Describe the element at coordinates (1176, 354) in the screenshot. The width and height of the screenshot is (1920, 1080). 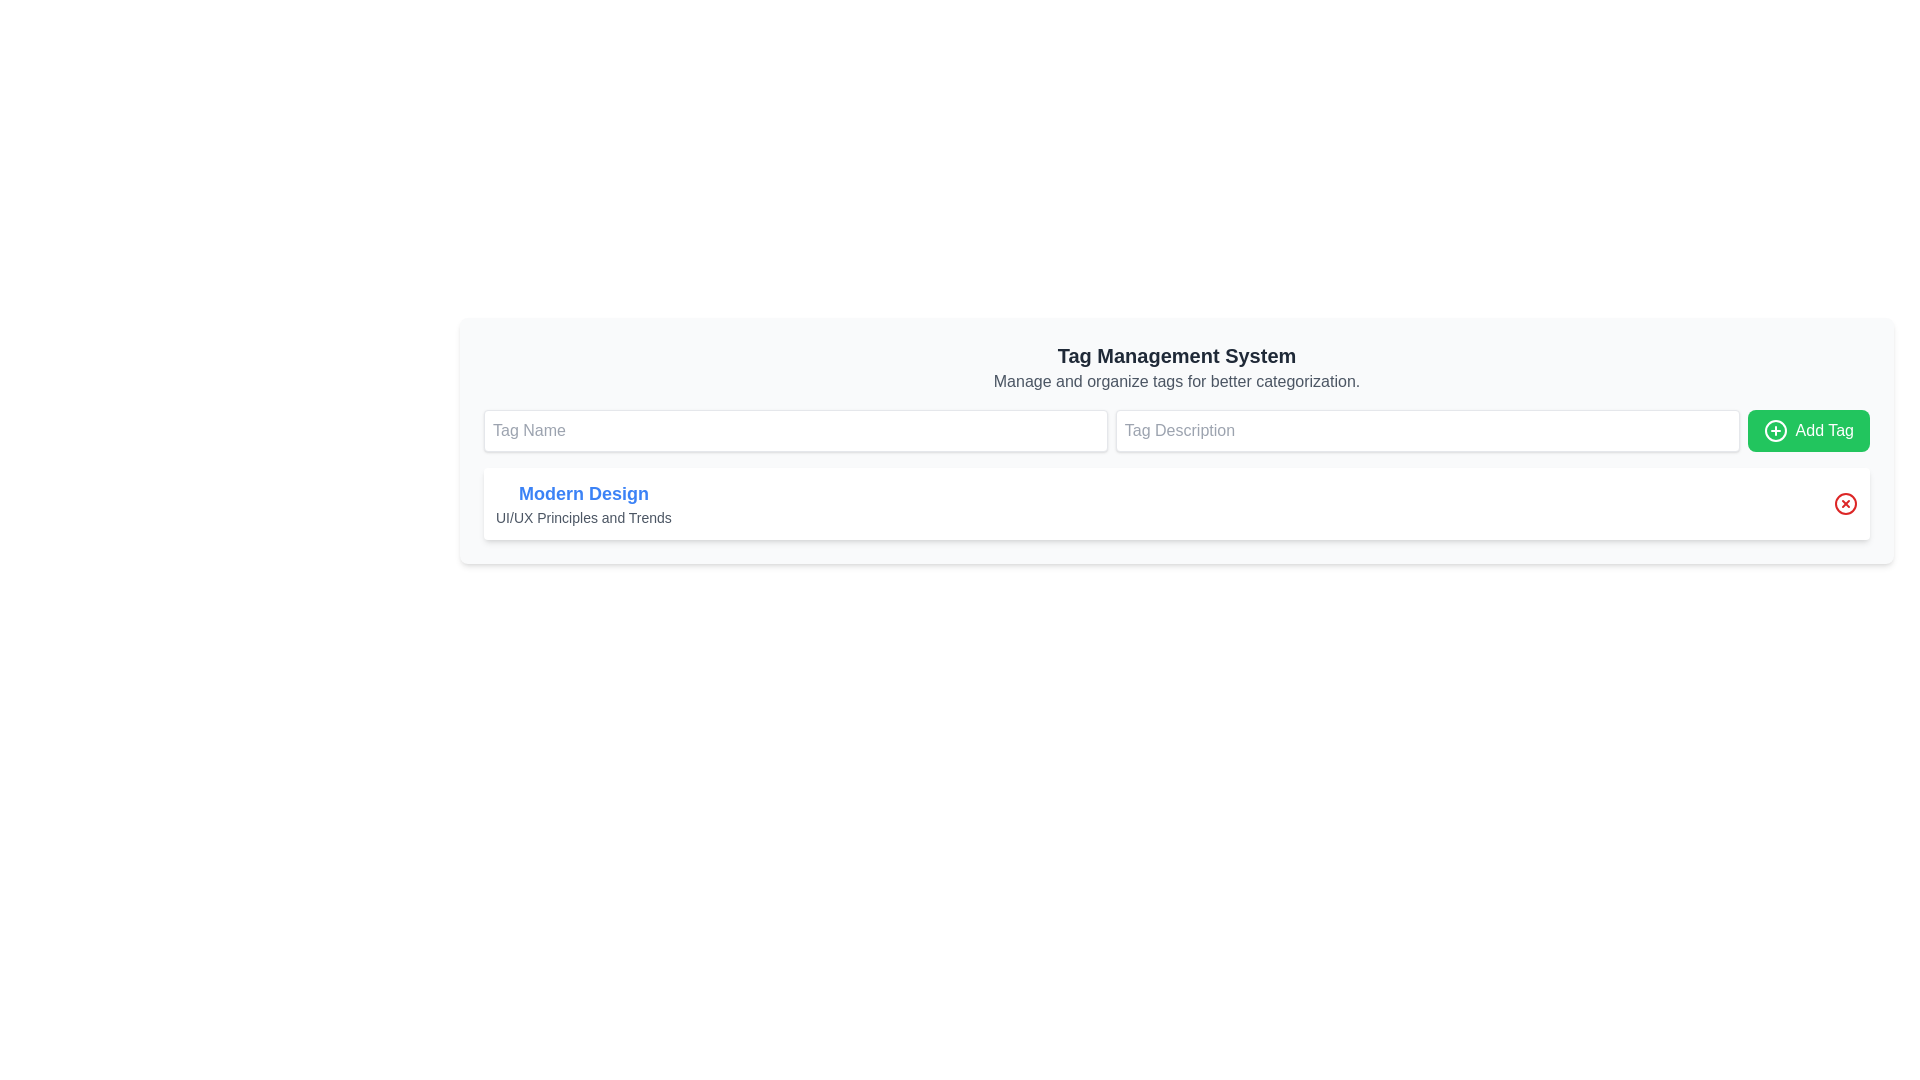
I see `the 'Tag Management System' text label, which is styled in bold, extra-large dark-gray font and serves as a header located at the top of the content area` at that location.